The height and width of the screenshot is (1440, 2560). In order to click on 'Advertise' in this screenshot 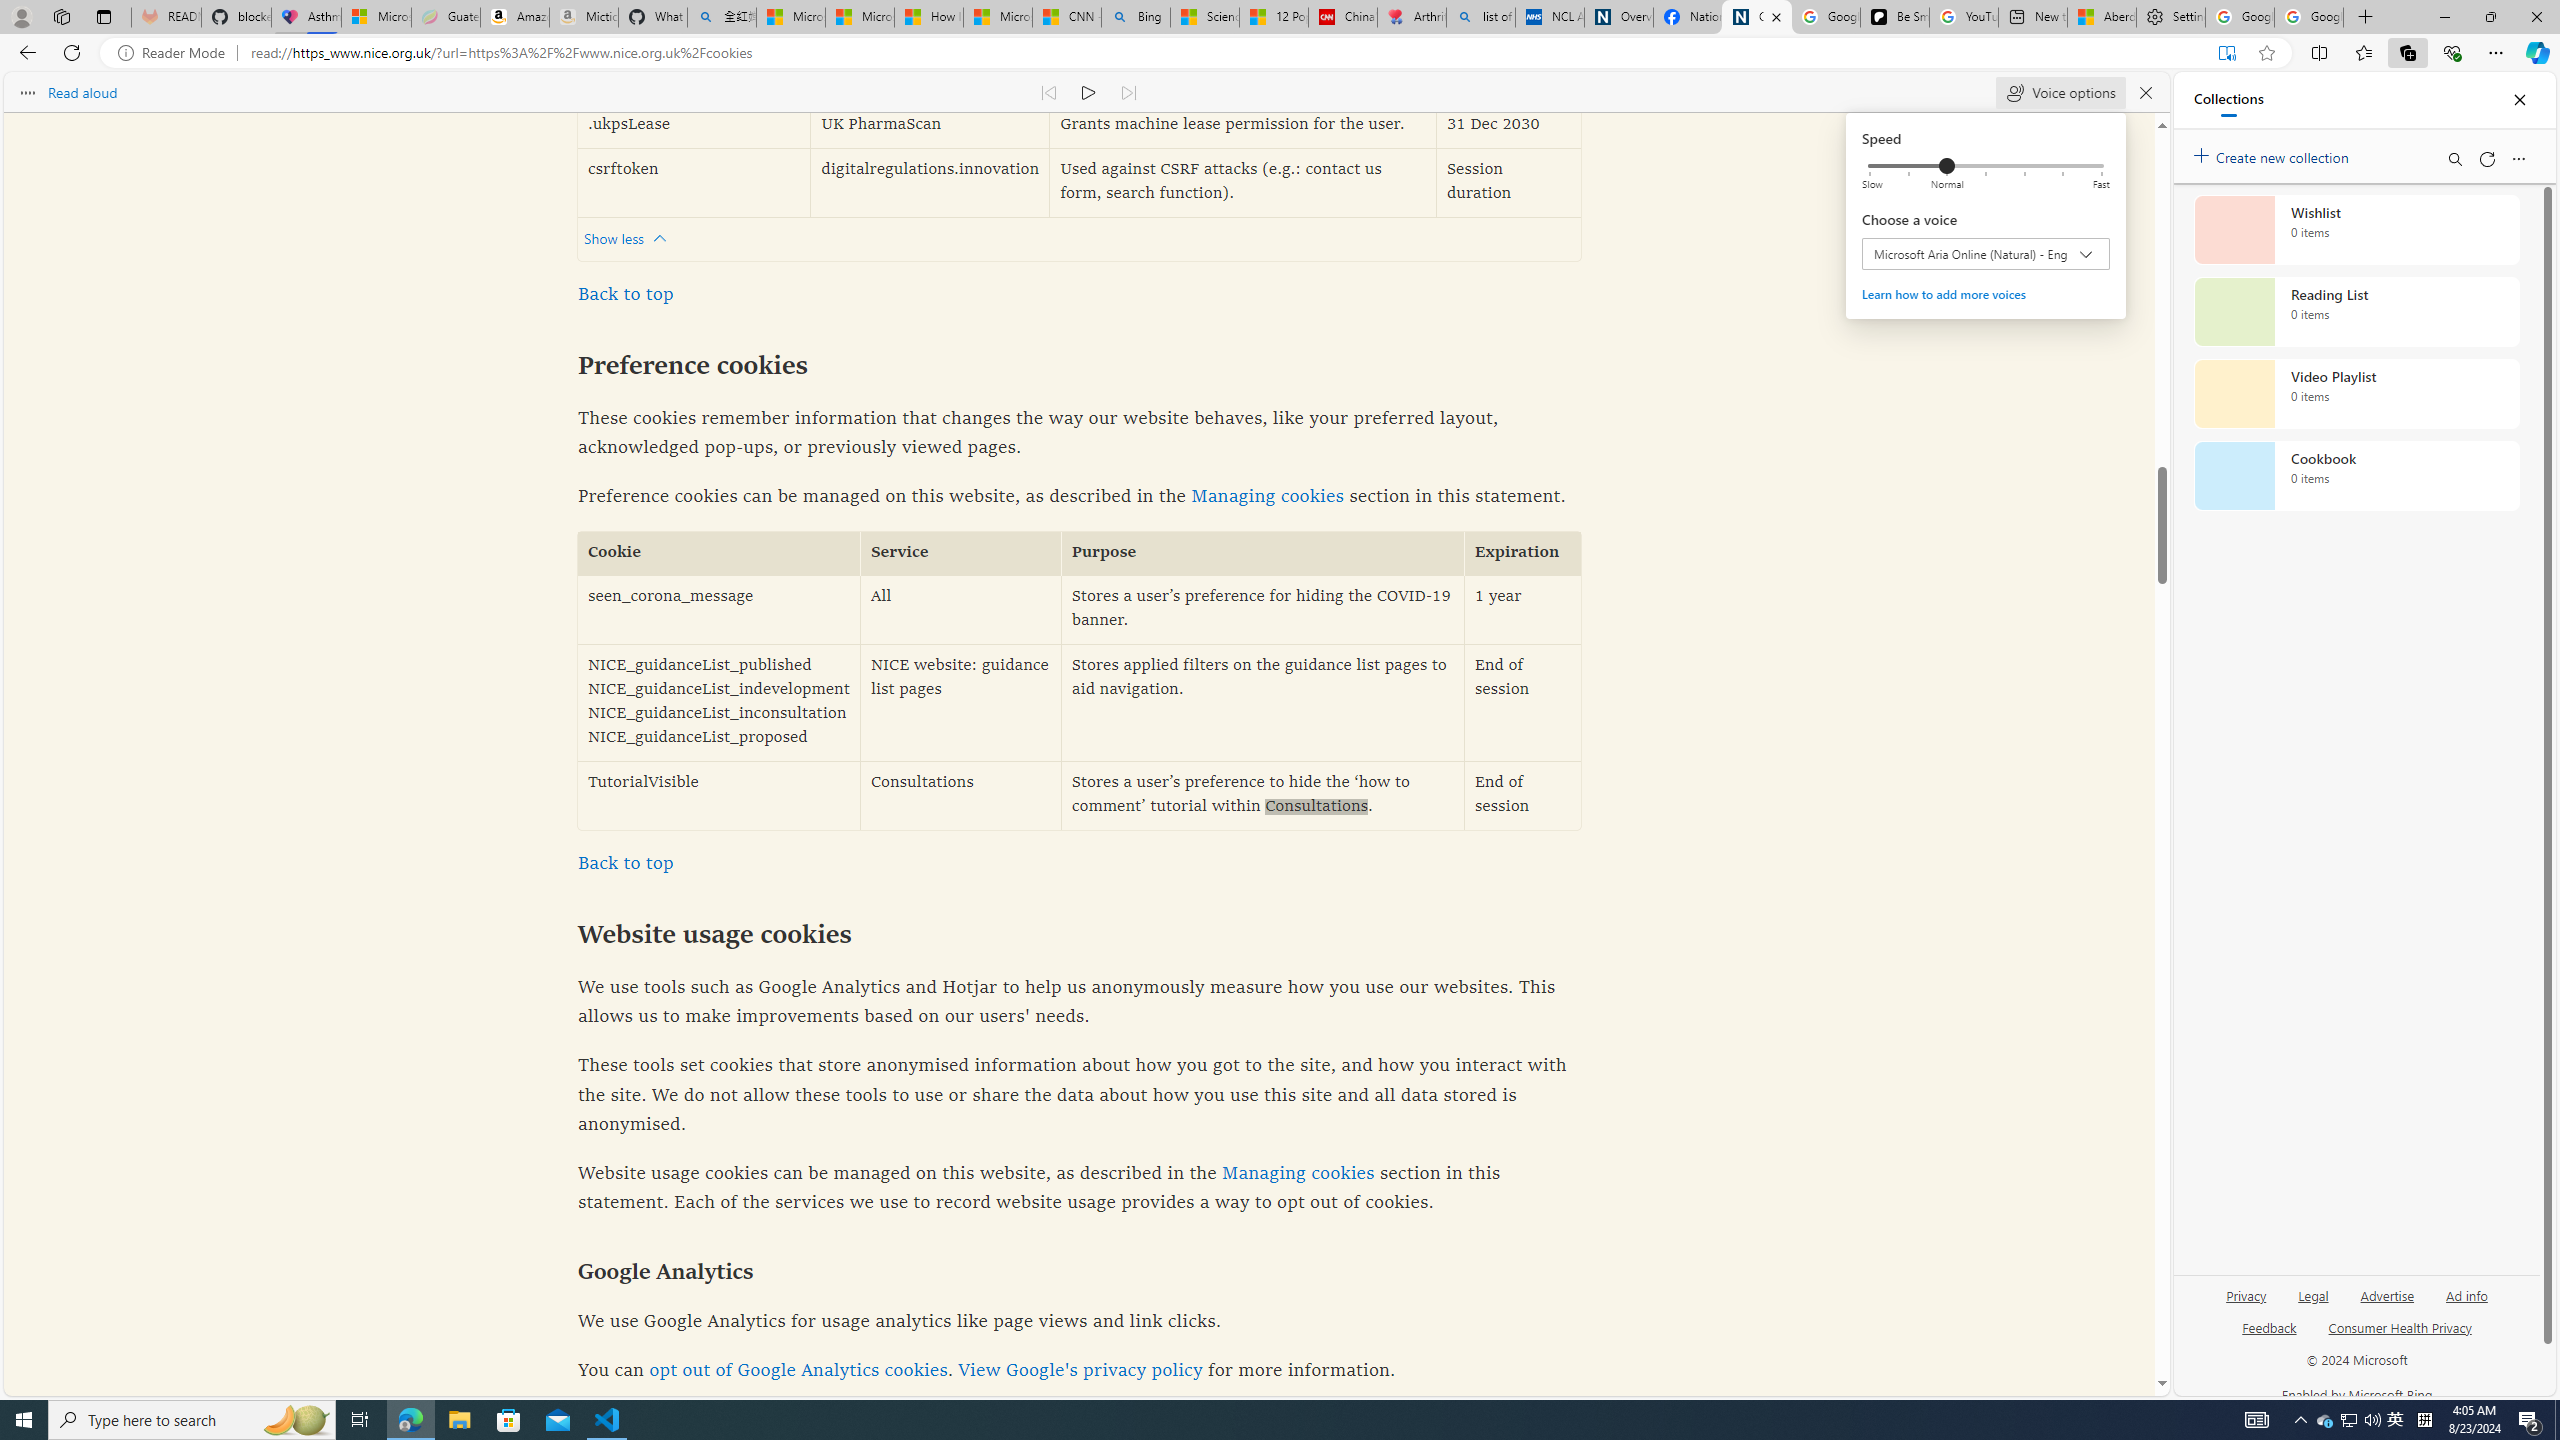, I will do `click(2388, 1302)`.